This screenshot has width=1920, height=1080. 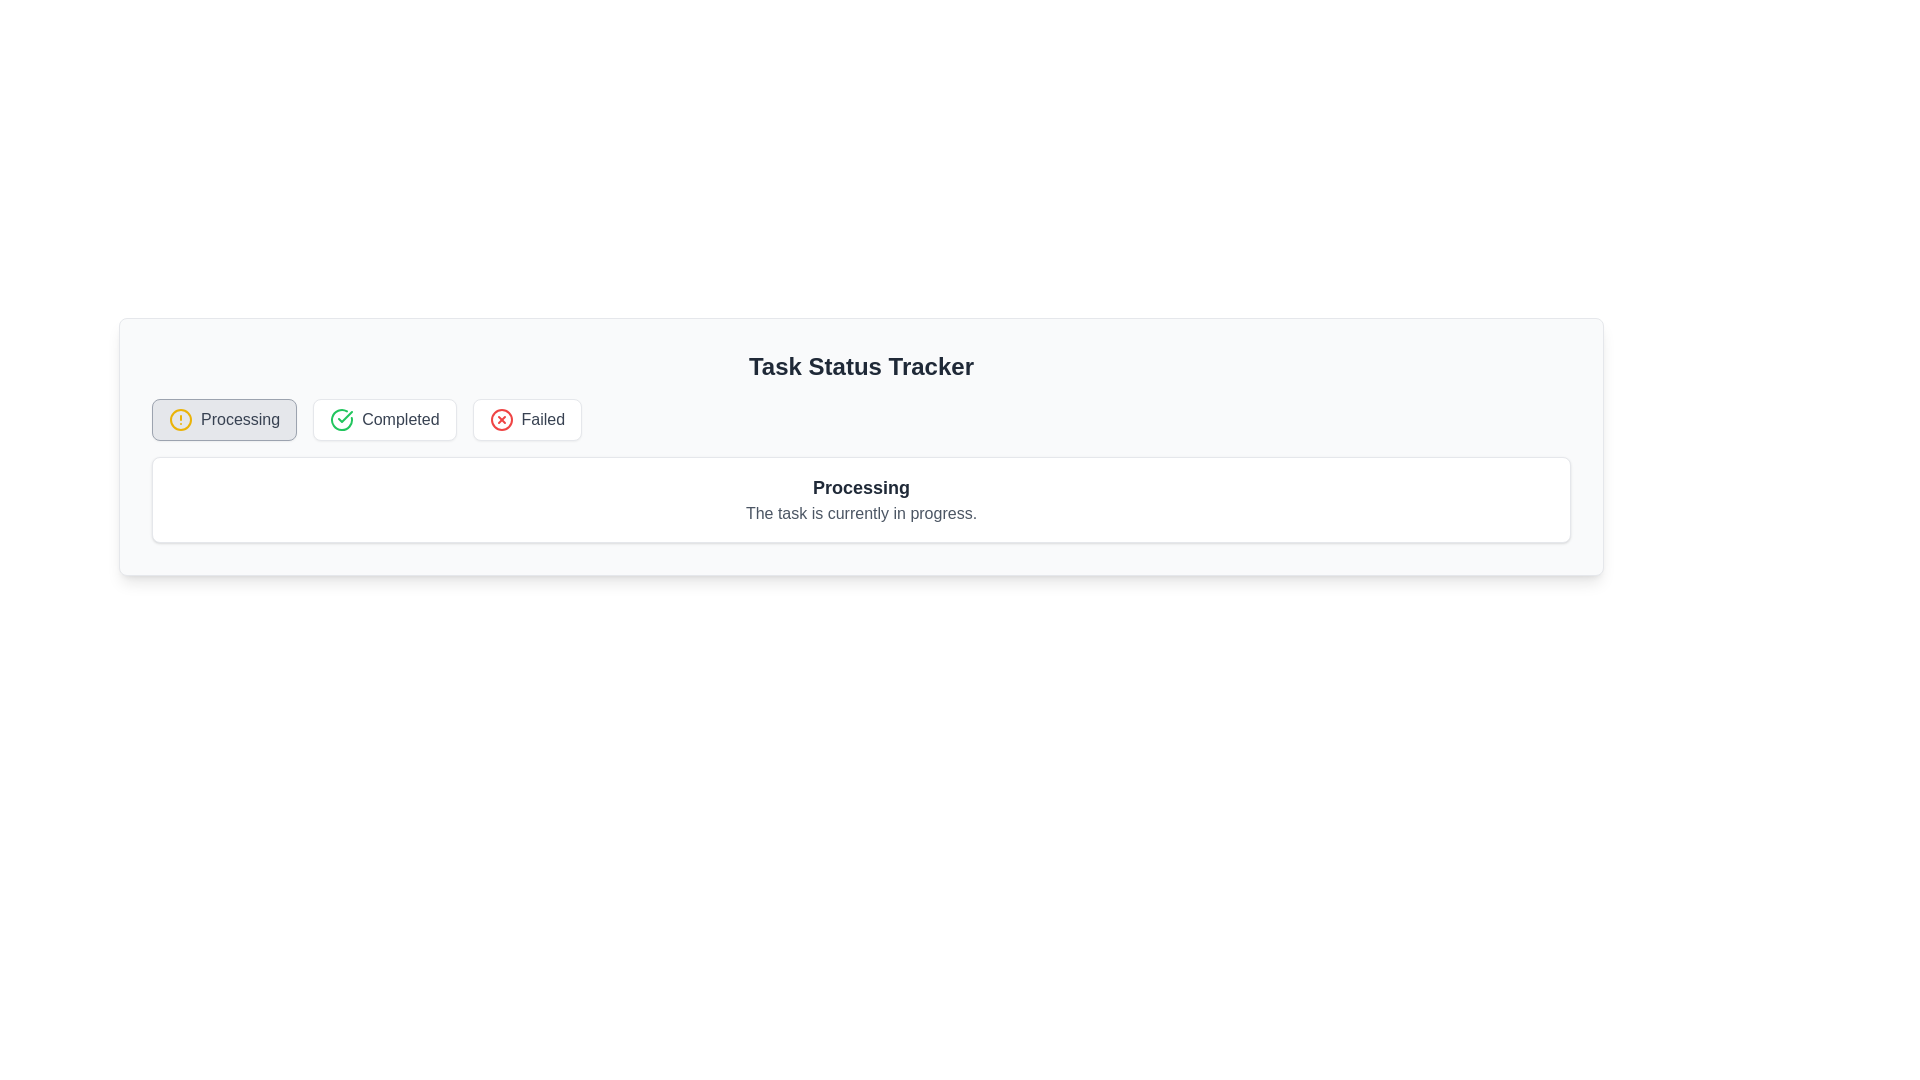 I want to click on the button labeled 'Completed' that contains a green check icon, indicating a completed status, so click(x=341, y=419).